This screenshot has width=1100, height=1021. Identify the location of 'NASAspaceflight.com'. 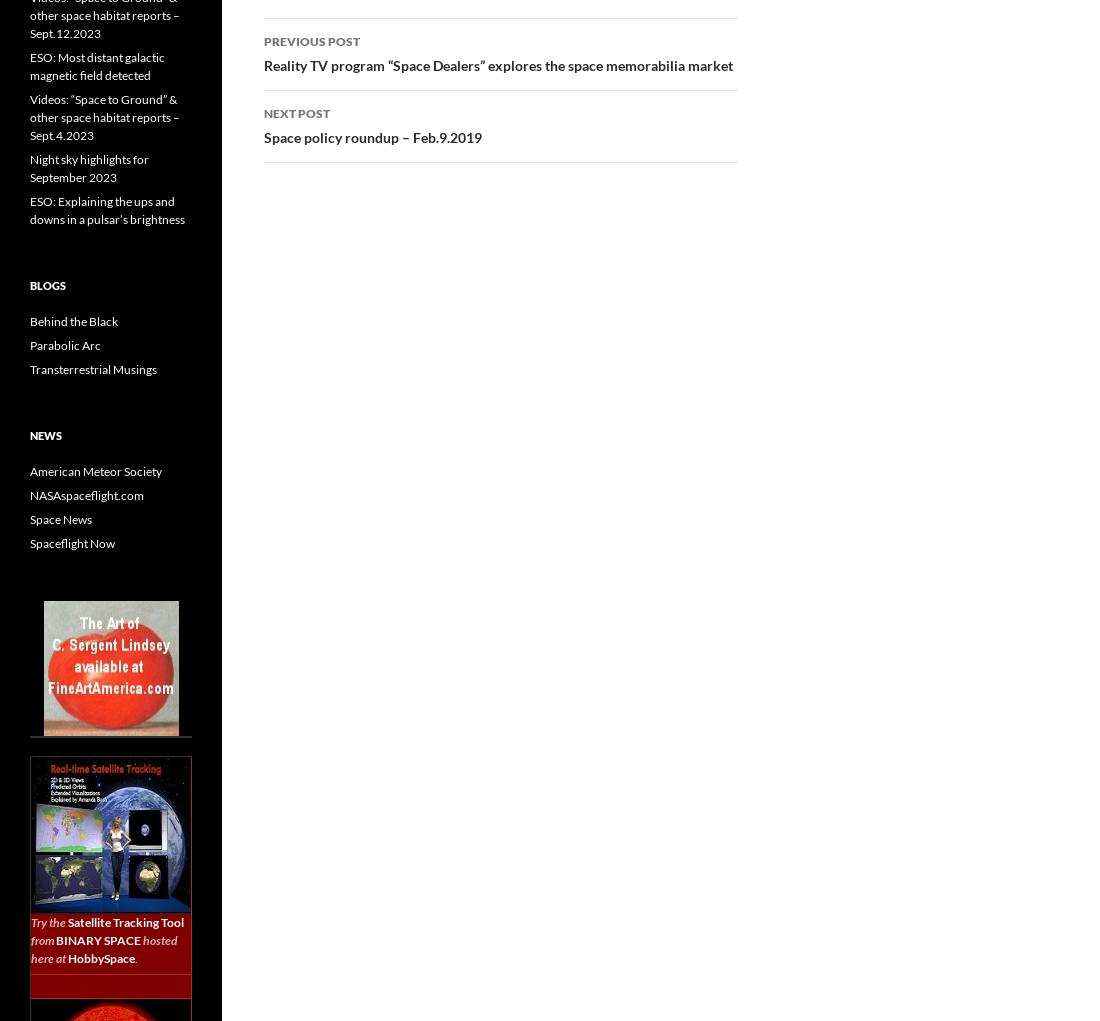
(87, 494).